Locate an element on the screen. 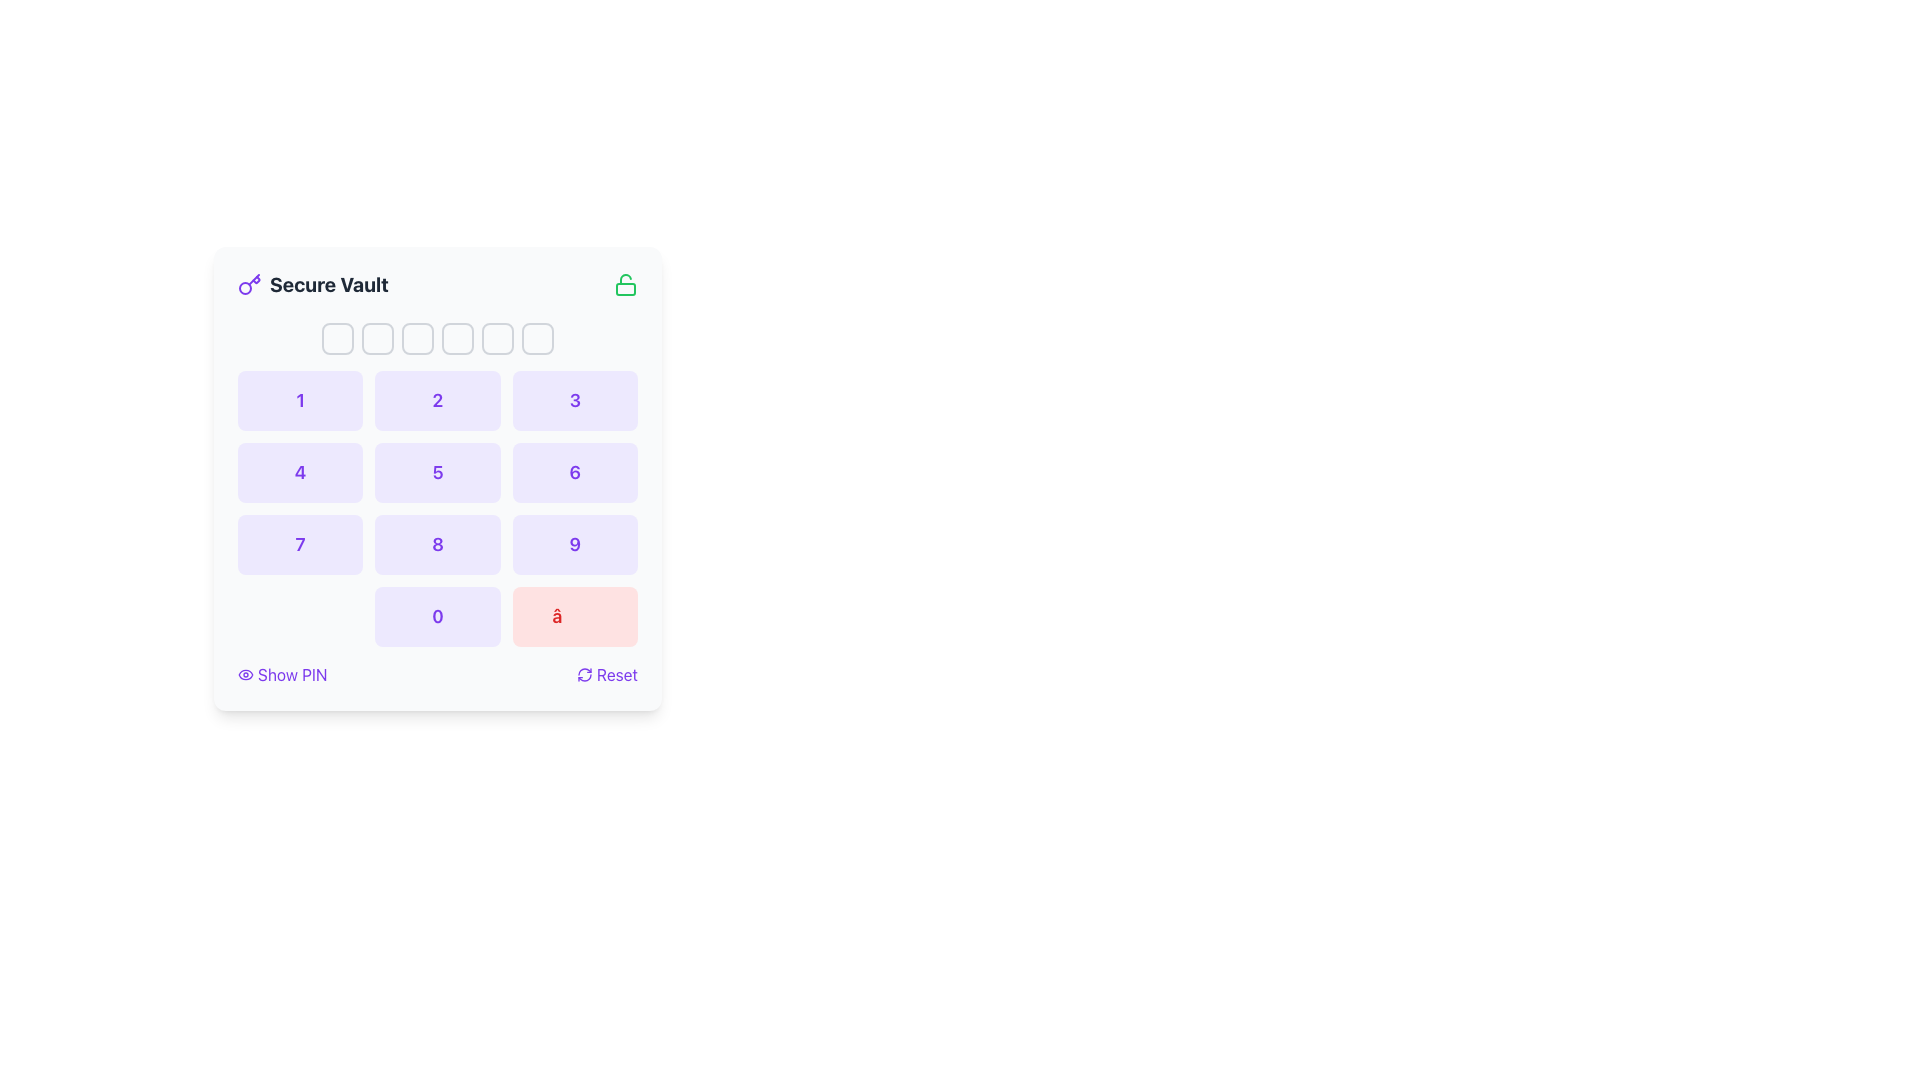 This screenshot has width=1920, height=1080. the bottom rectangular portion of the lock icon, which indicates the lock status is located at coordinates (624, 289).